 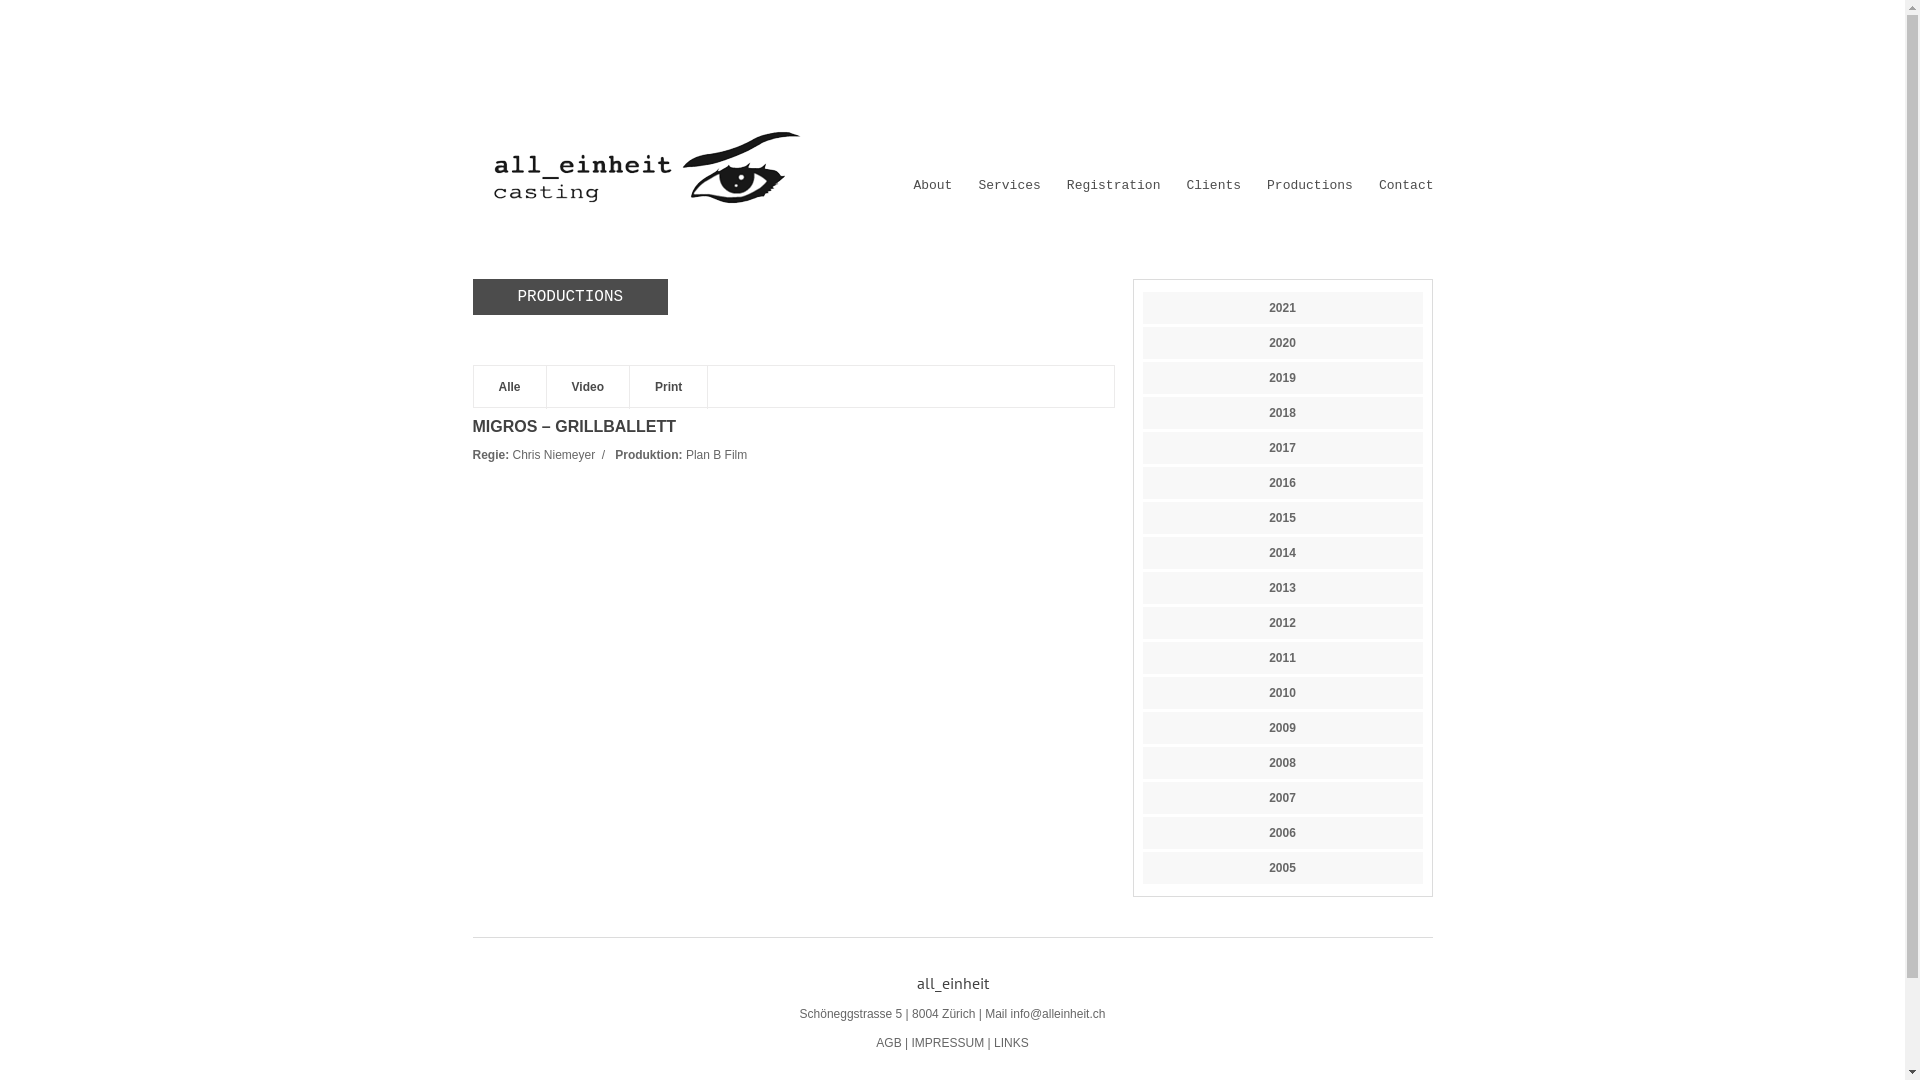 What do you see at coordinates (1112, 185) in the screenshot?
I see `'Registration'` at bounding box center [1112, 185].